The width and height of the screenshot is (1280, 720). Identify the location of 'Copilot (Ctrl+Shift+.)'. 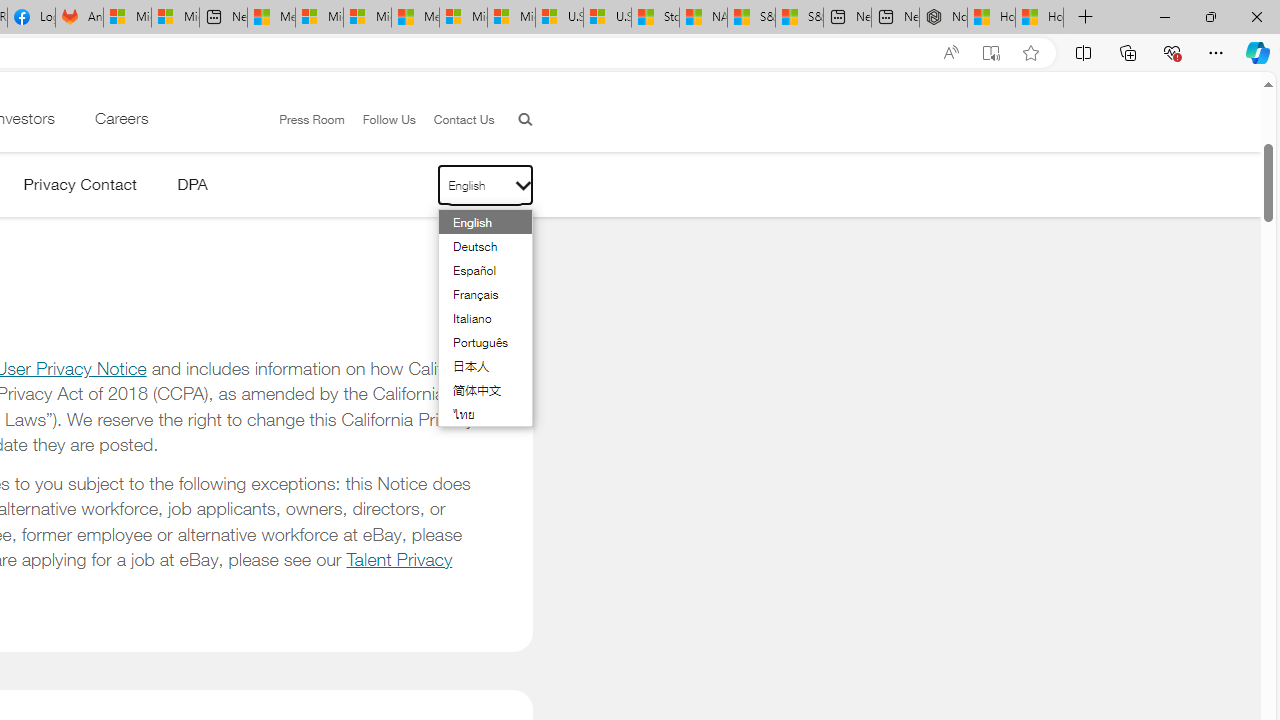
(1257, 51).